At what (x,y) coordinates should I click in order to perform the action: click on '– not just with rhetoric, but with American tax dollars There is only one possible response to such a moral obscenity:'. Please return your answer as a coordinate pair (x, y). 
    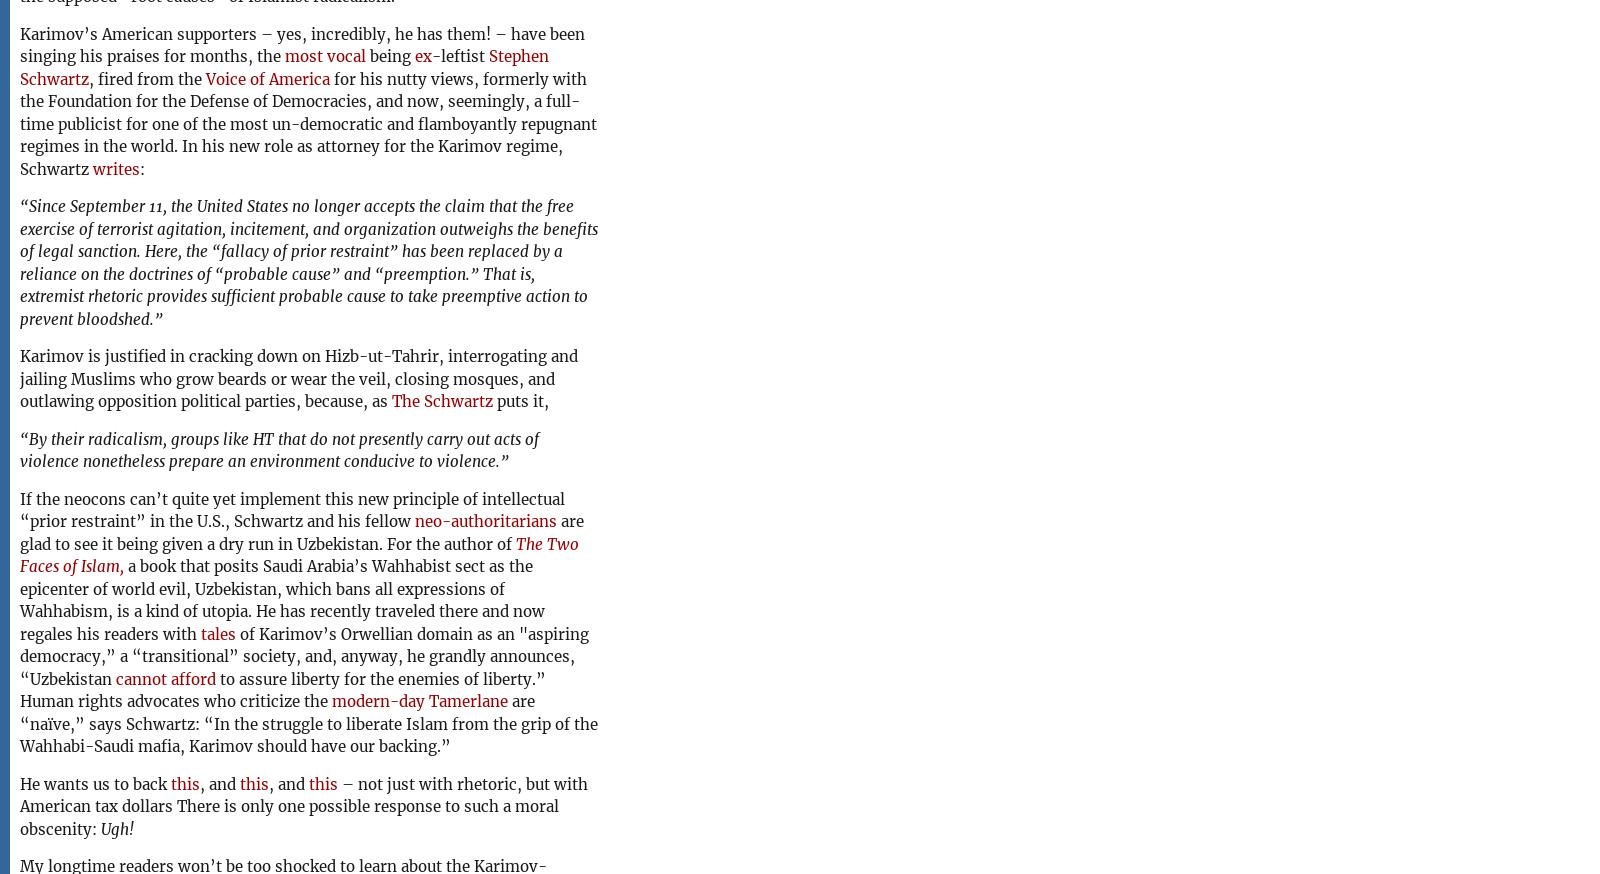
    Looking at the image, I should click on (304, 806).